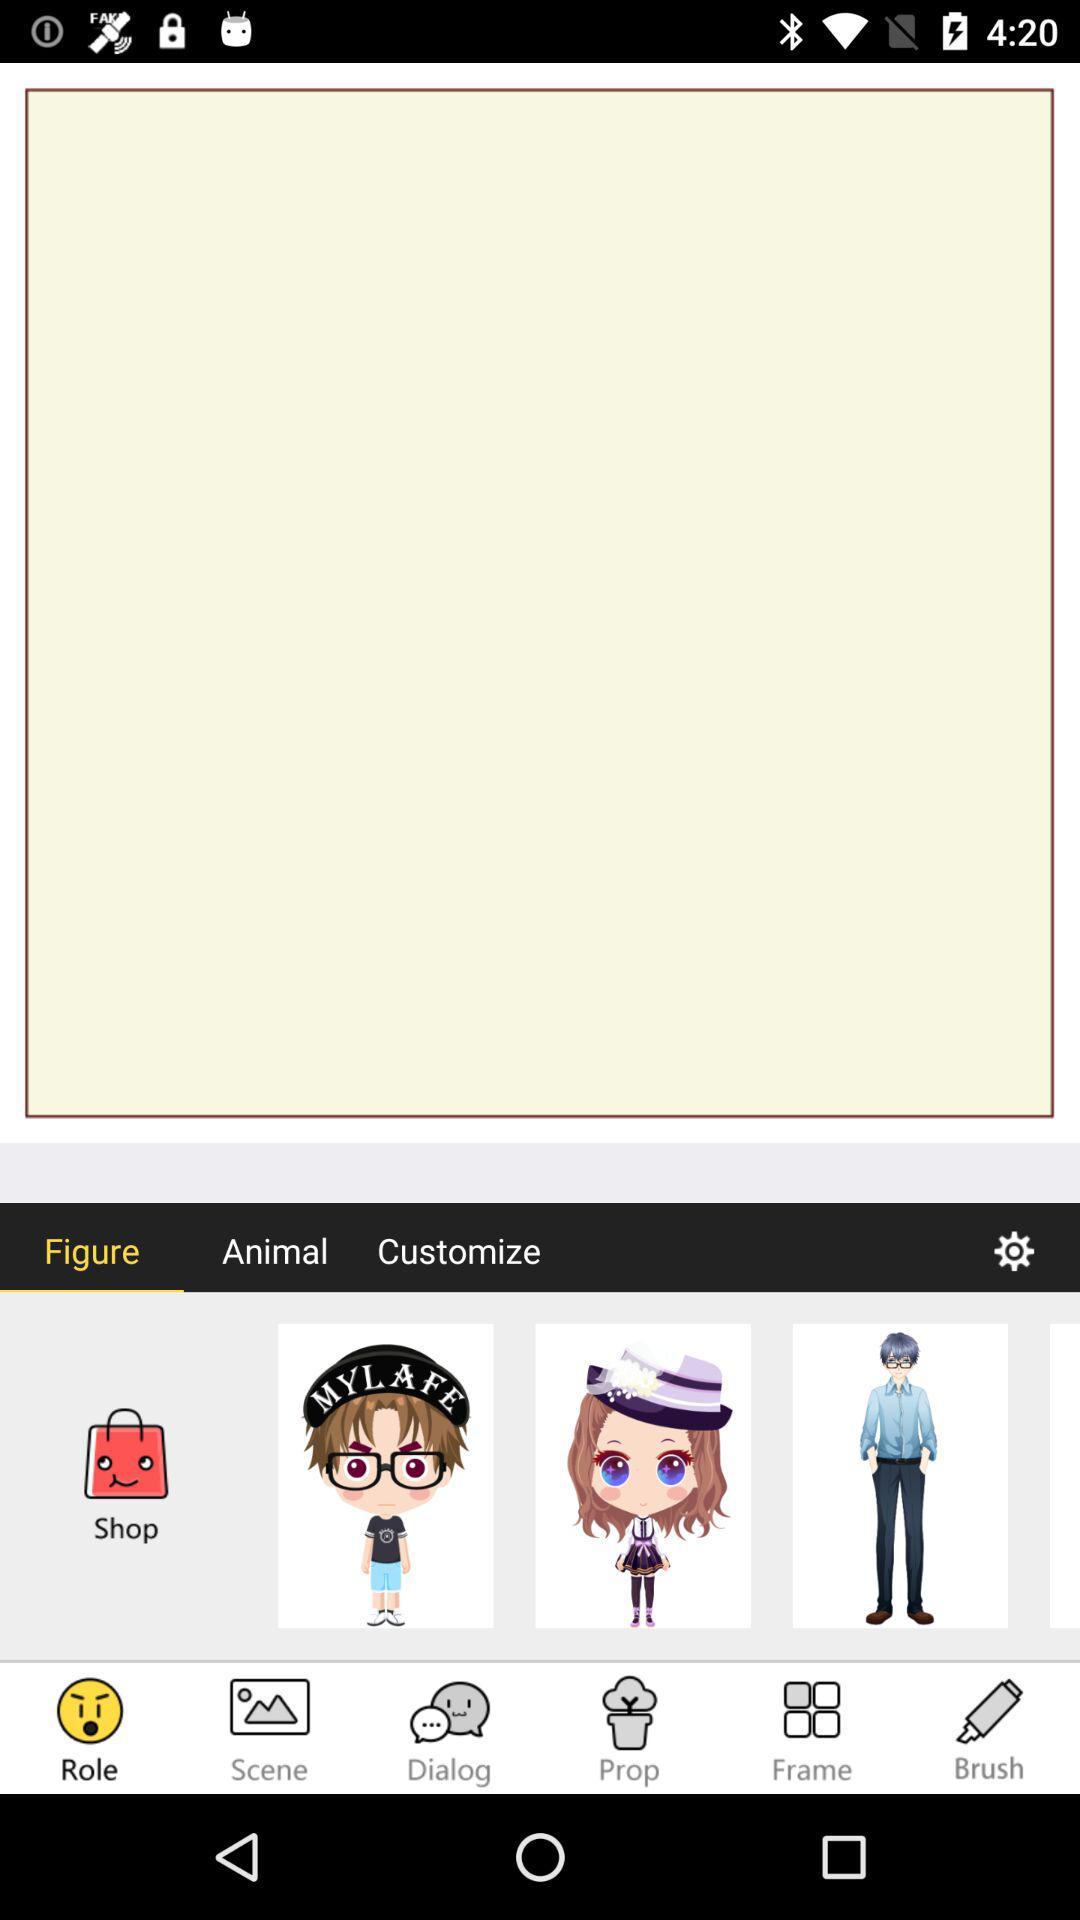  Describe the element at coordinates (270, 1730) in the screenshot. I see `the wallpaper icon` at that location.